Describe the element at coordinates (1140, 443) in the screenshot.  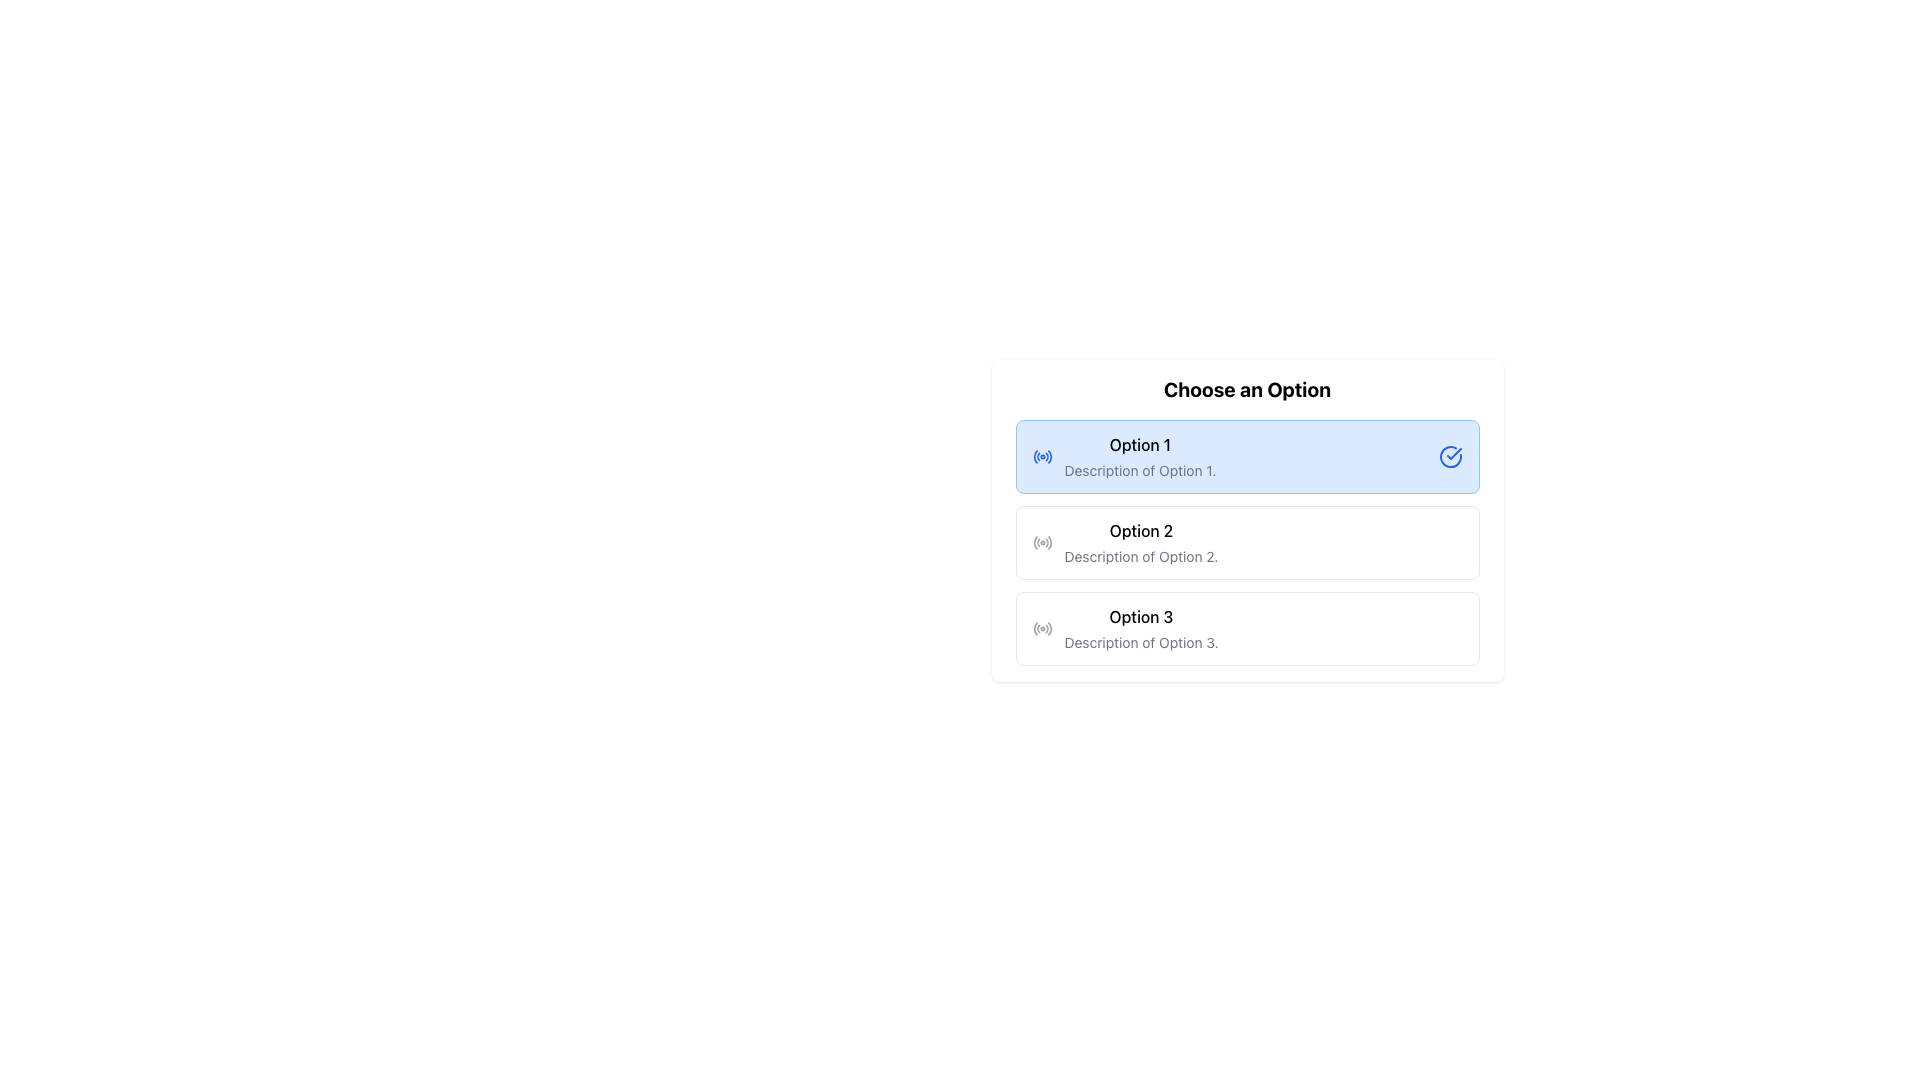
I see `the centrally positioned text label for Option 1` at that location.